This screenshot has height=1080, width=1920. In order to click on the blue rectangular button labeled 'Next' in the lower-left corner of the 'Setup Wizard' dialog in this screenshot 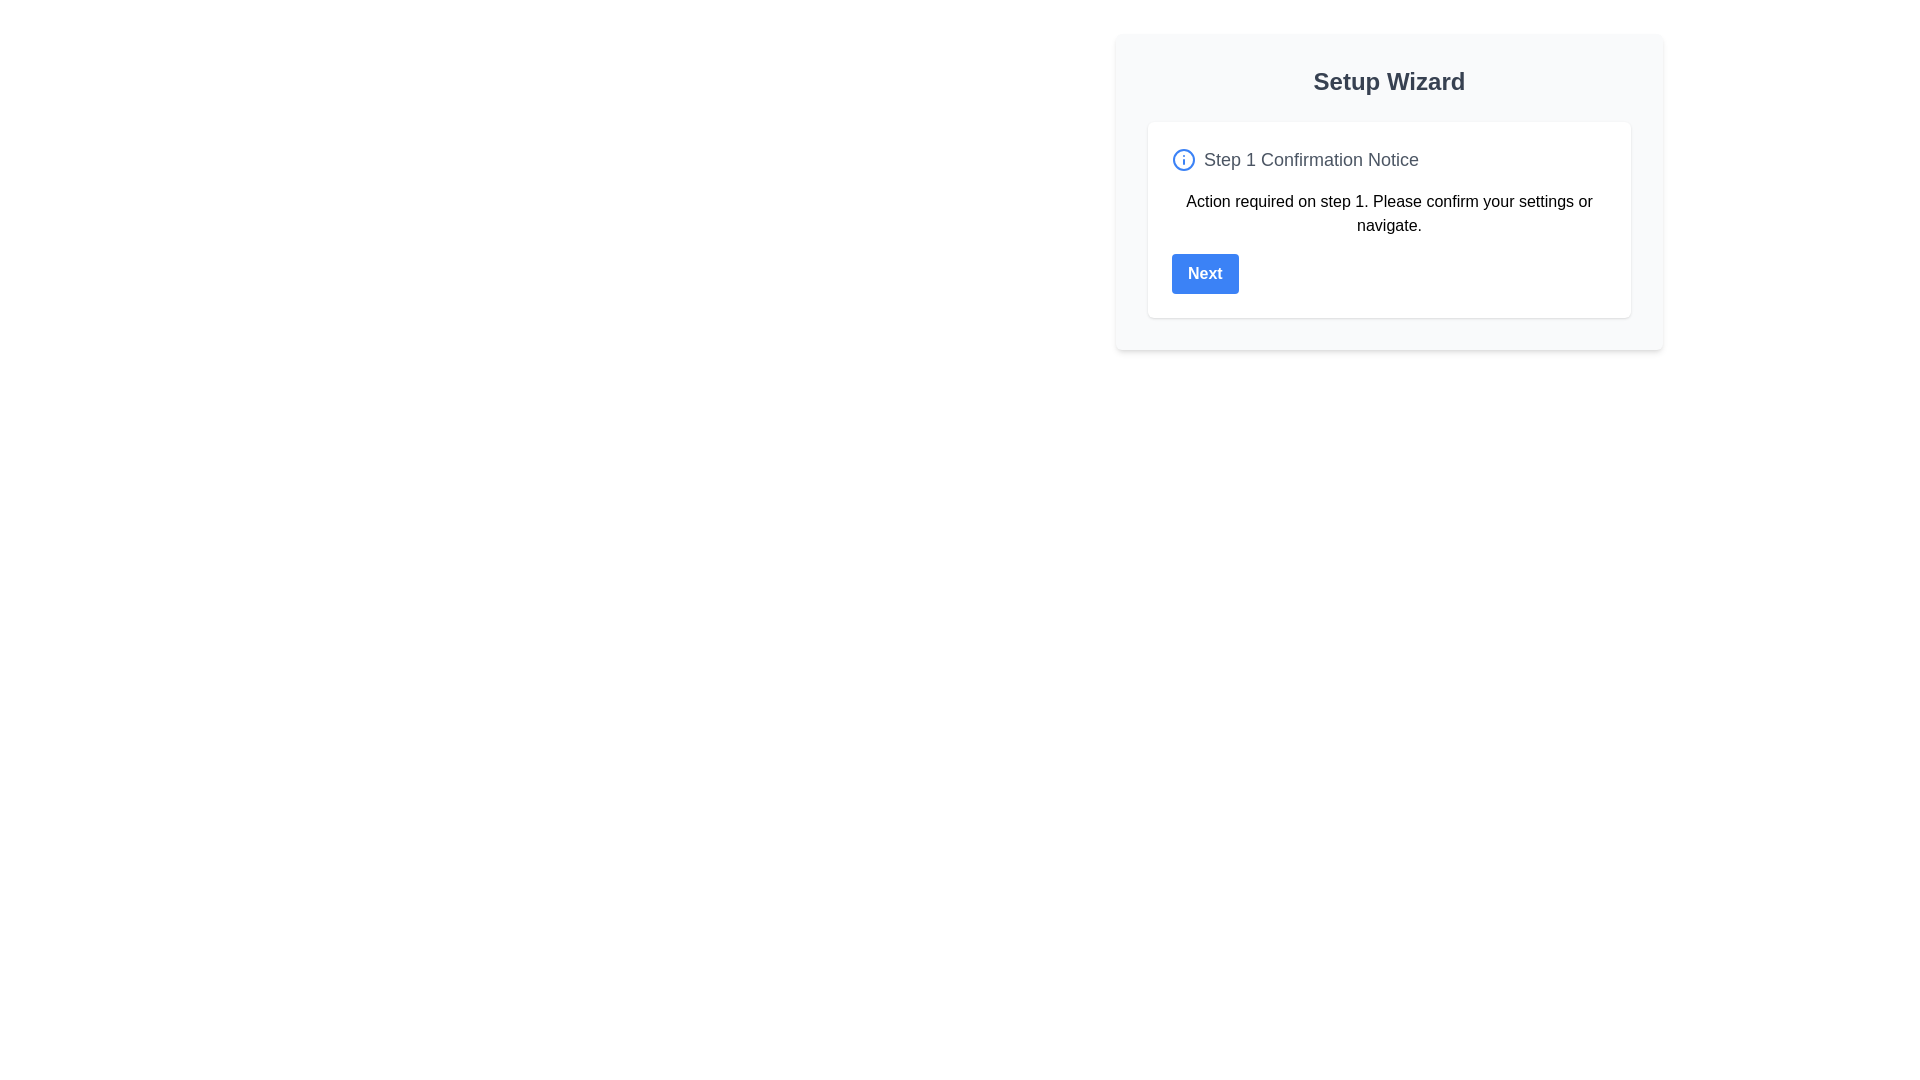, I will do `click(1204, 273)`.